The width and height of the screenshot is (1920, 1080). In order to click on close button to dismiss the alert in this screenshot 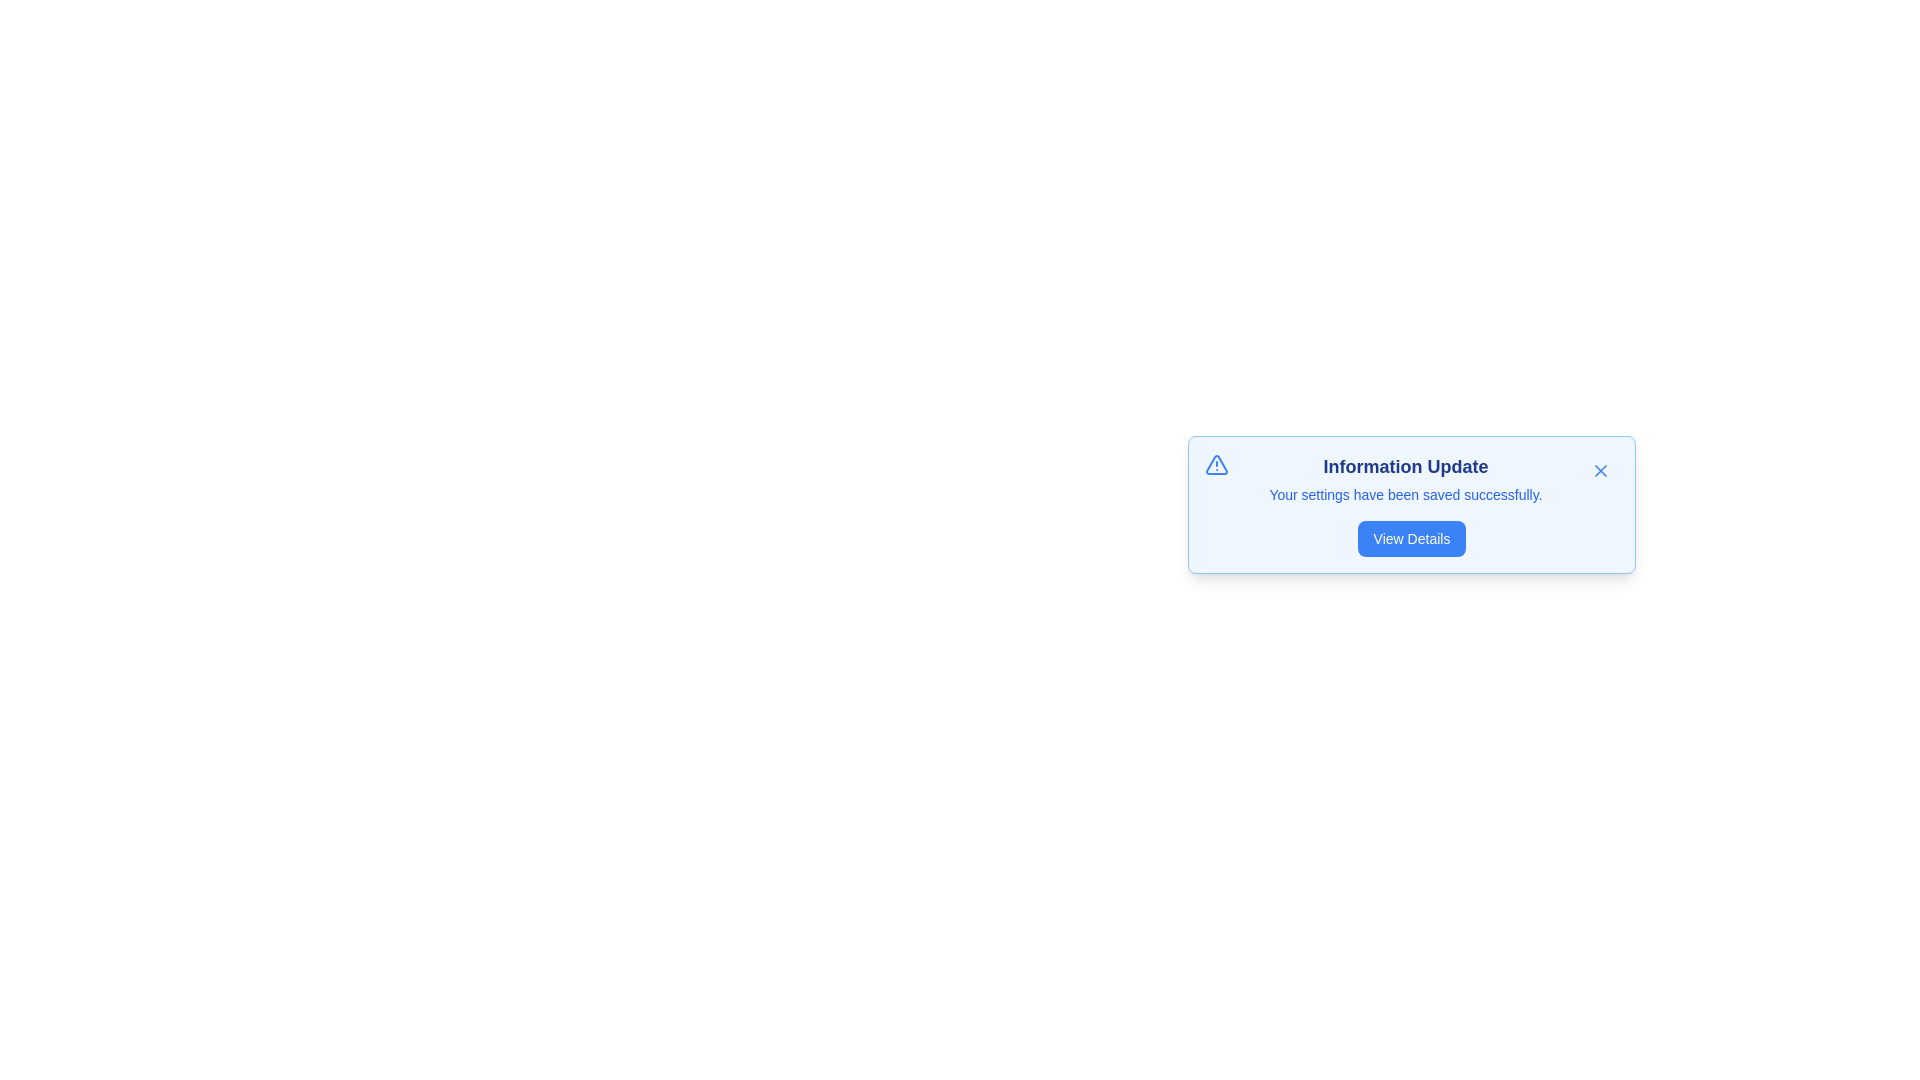, I will do `click(1601, 470)`.